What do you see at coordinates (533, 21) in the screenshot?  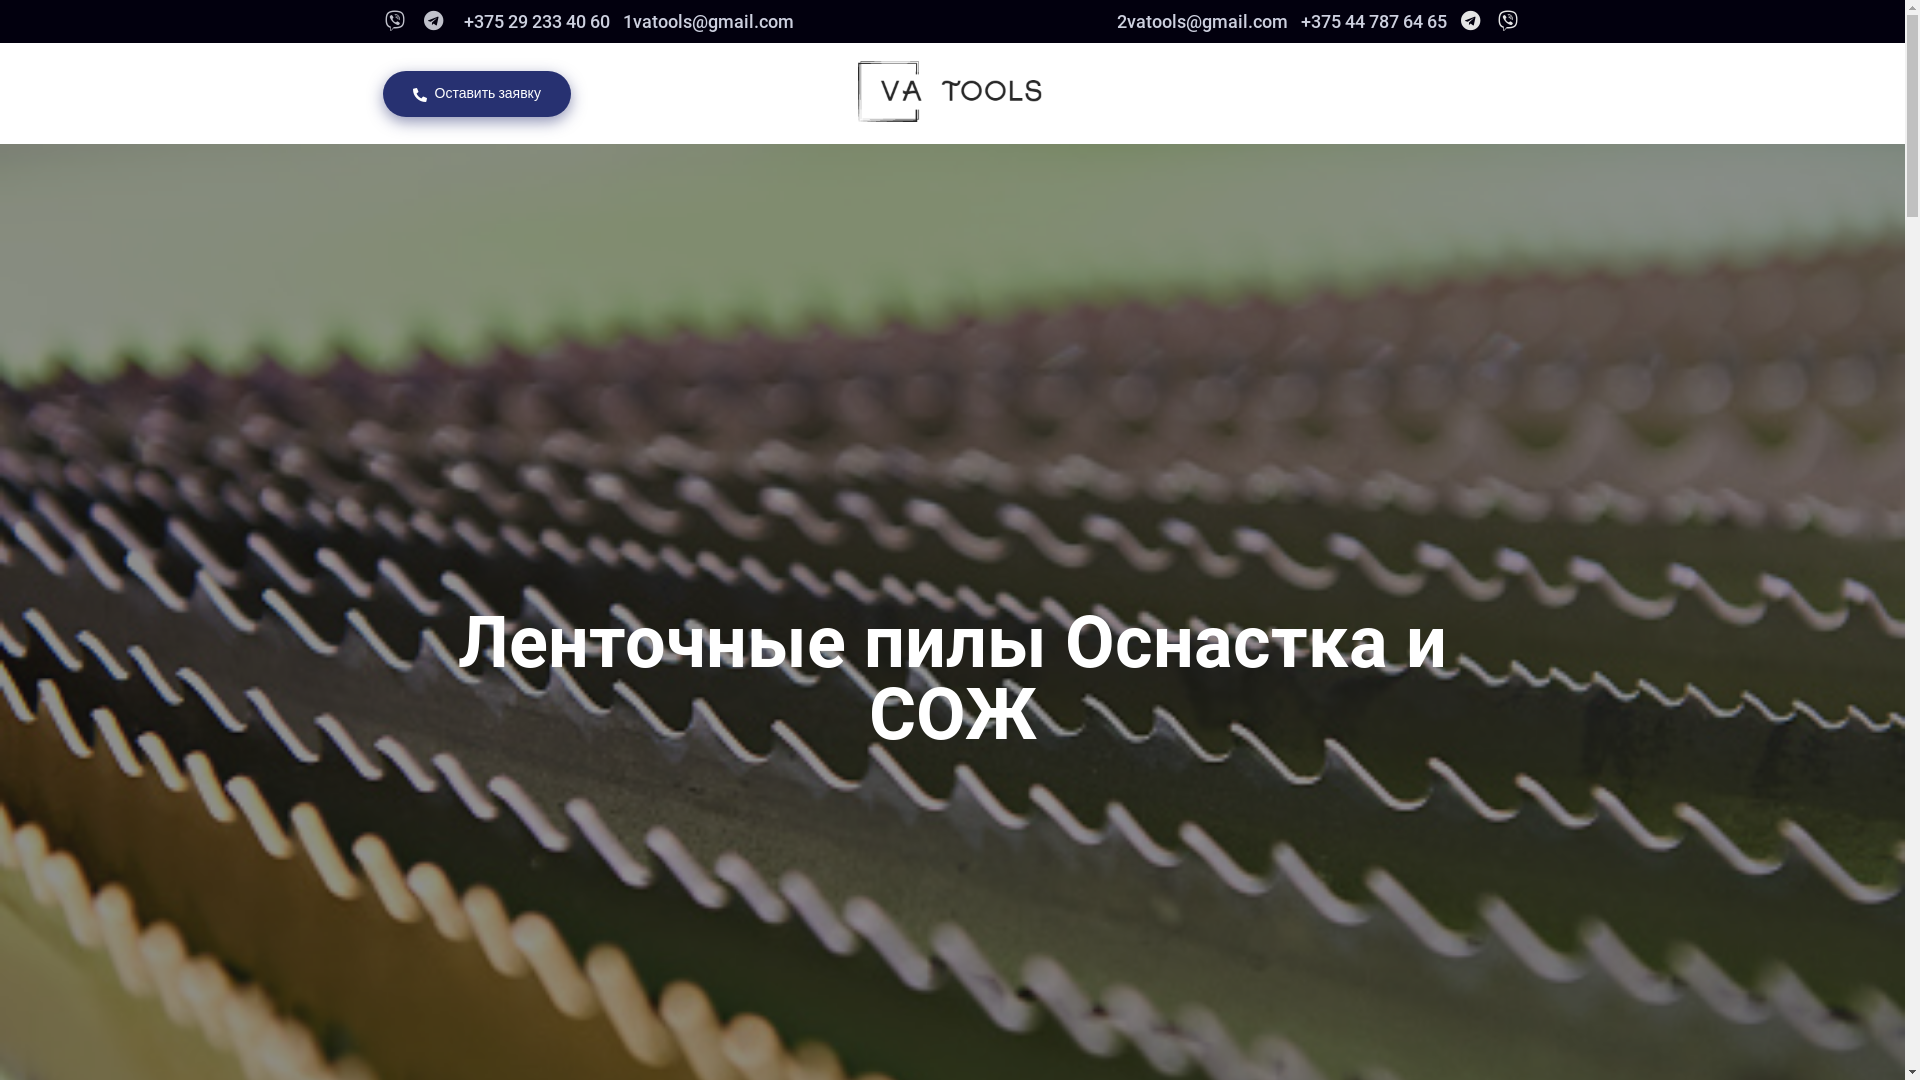 I see `'+375 29 233 40 60'` at bounding box center [533, 21].